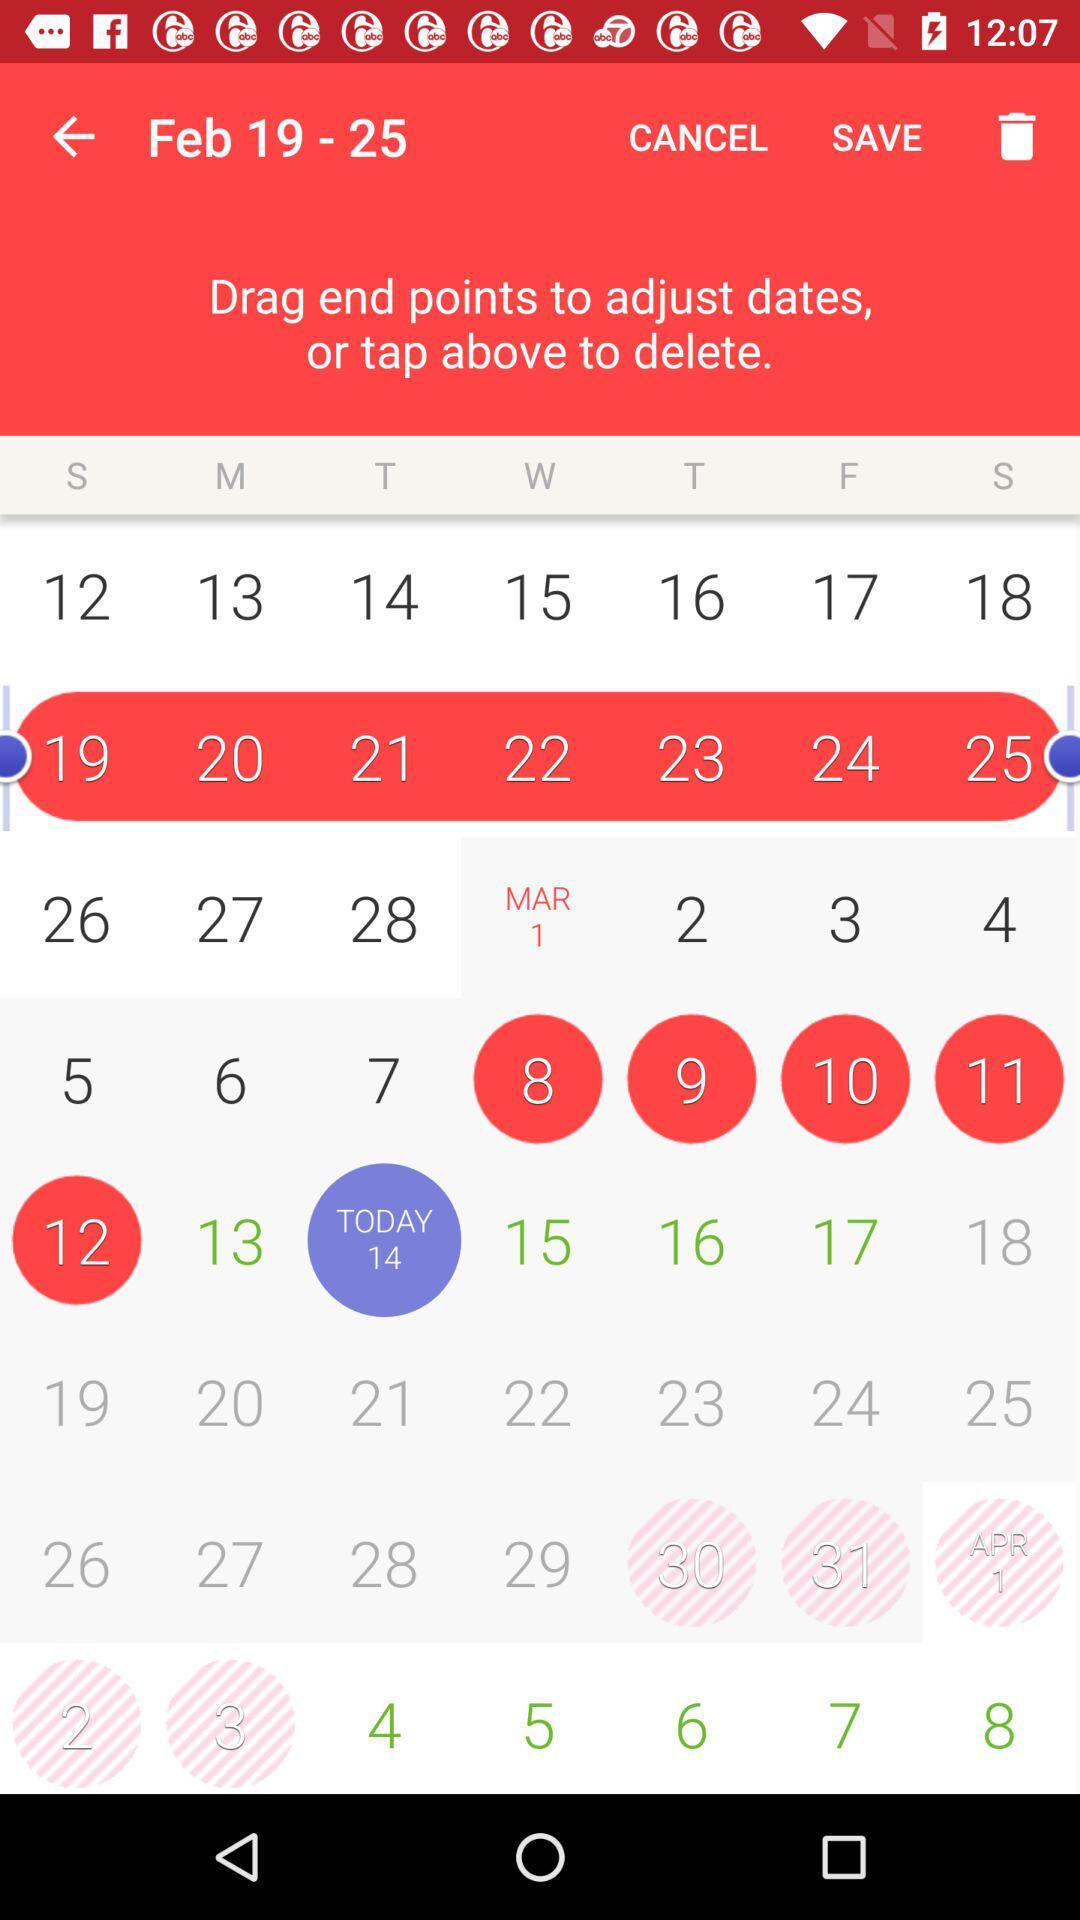  I want to click on the item above the drag end points, so click(876, 135).